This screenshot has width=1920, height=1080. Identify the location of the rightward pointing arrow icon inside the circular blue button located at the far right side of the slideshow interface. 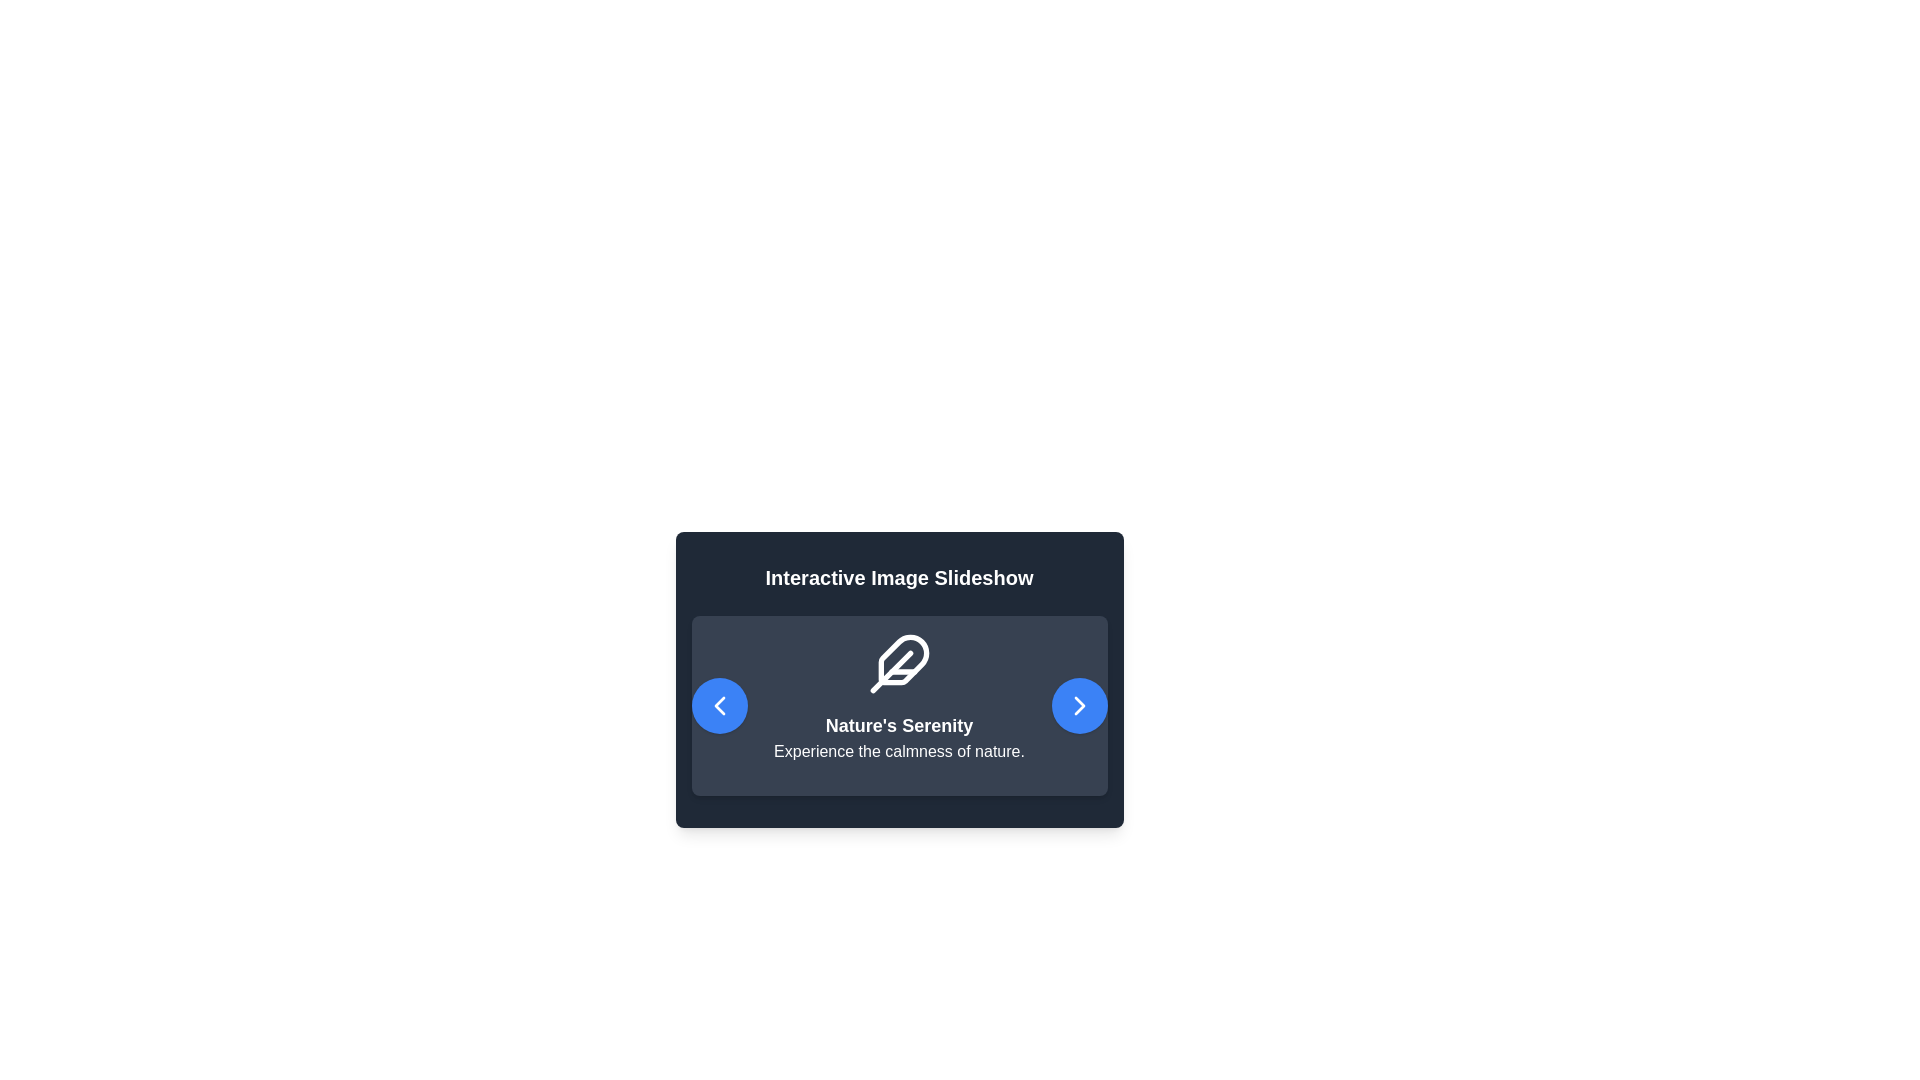
(1078, 704).